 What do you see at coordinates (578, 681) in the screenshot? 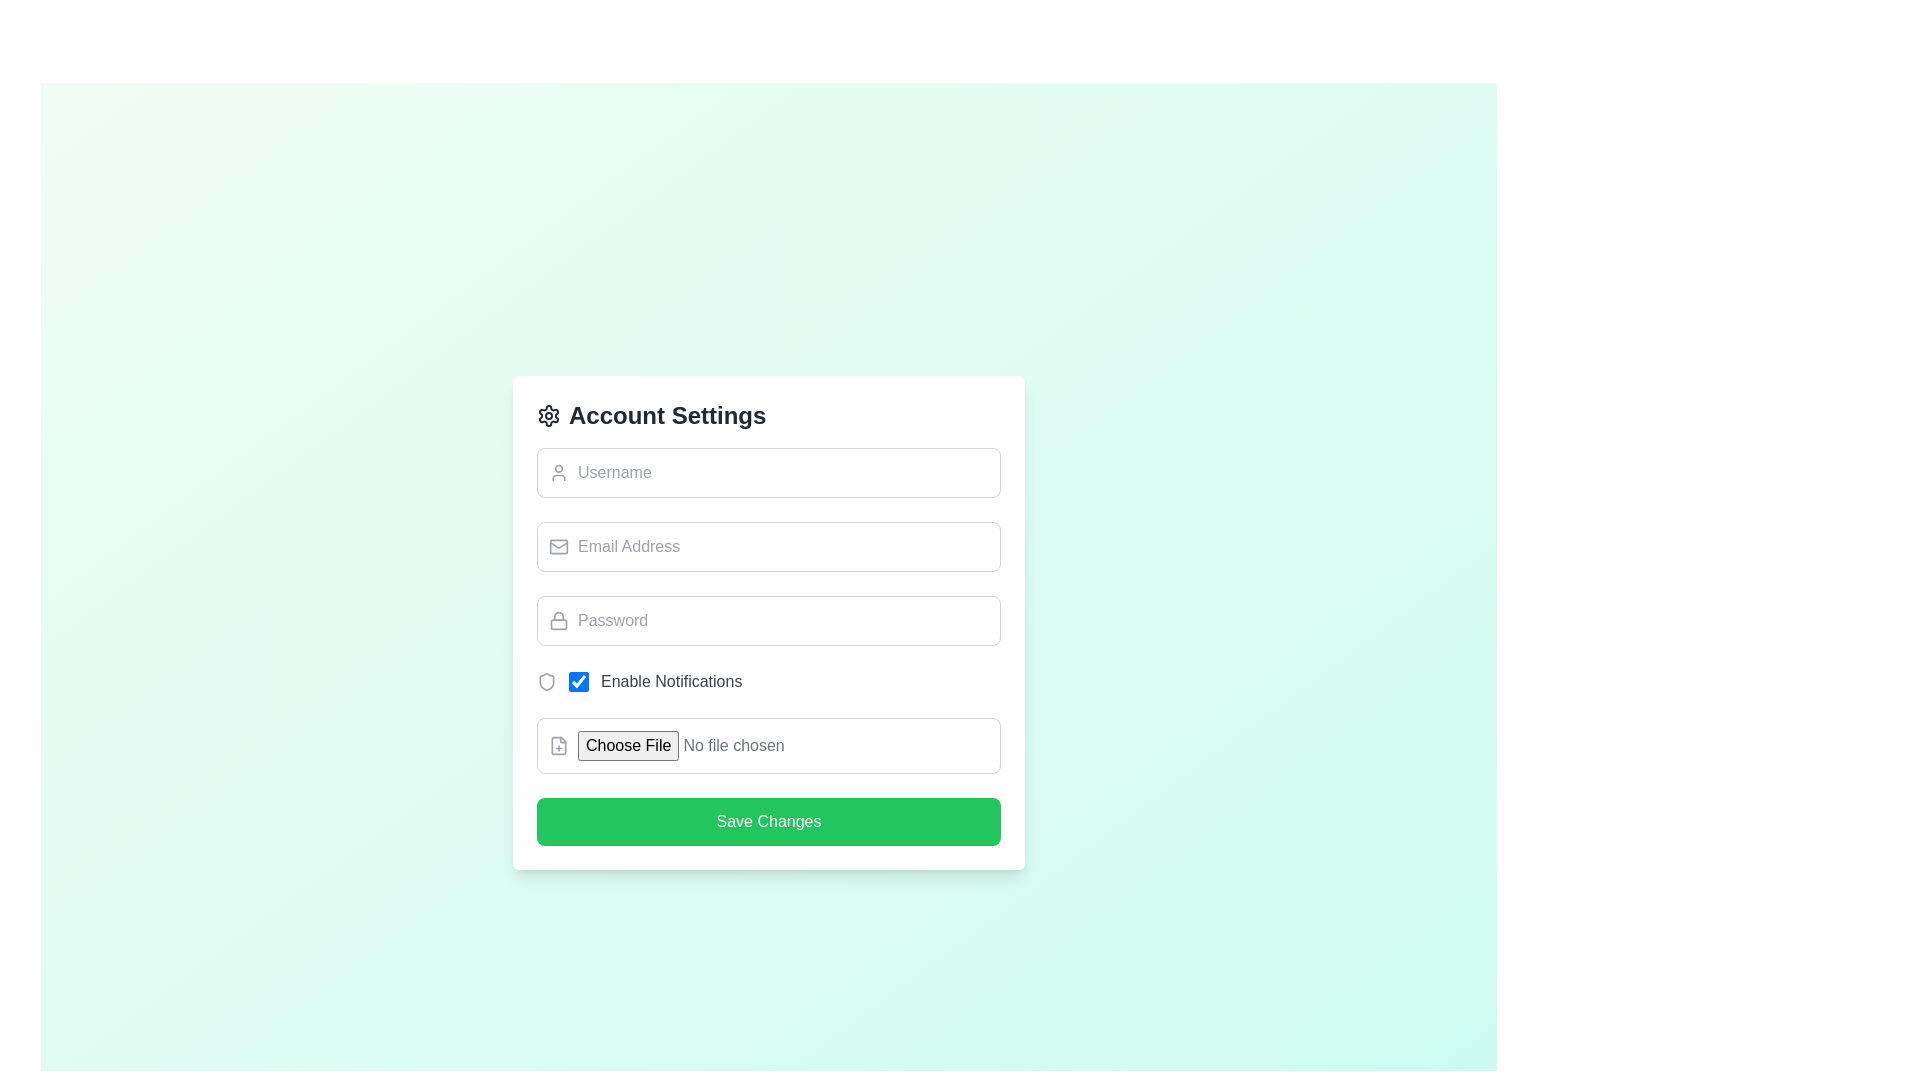
I see `the checkbox styled in a blue background with a white checkmark, located to the left of the text 'Enable Notifications' in the main settings form` at bounding box center [578, 681].